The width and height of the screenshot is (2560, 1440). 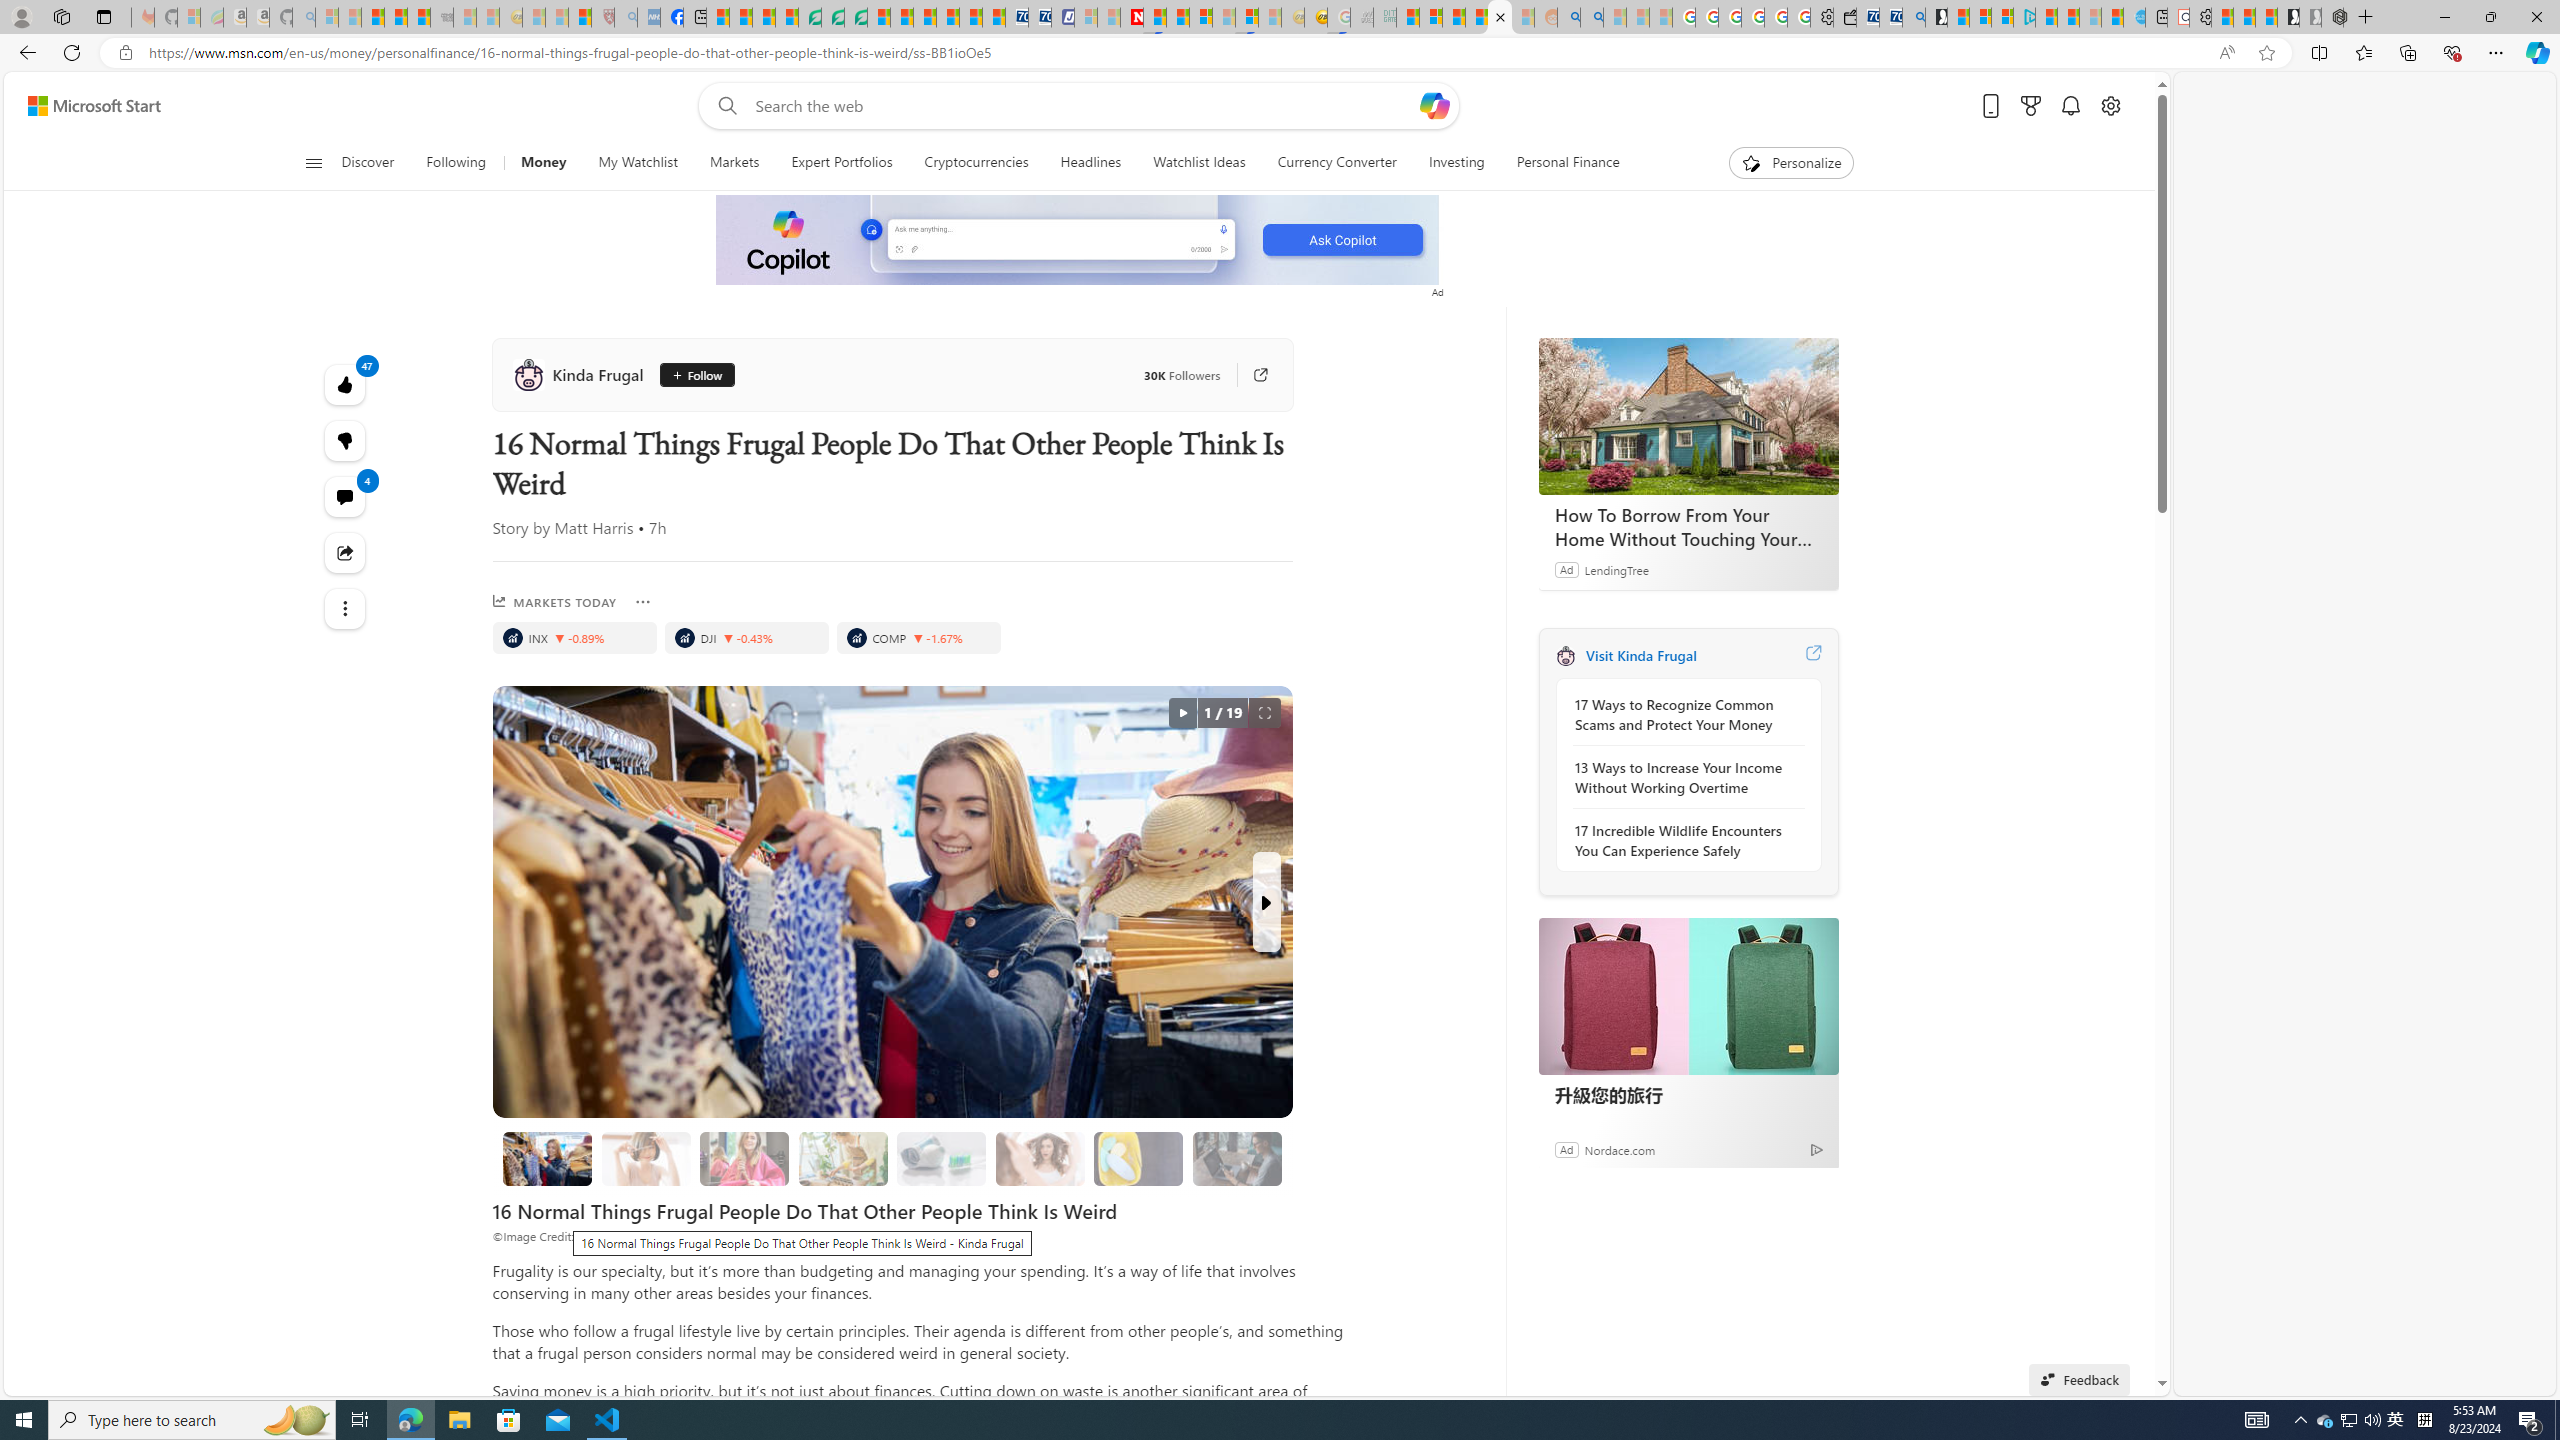 What do you see at coordinates (345, 440) in the screenshot?
I see `'Dislike'` at bounding box center [345, 440].